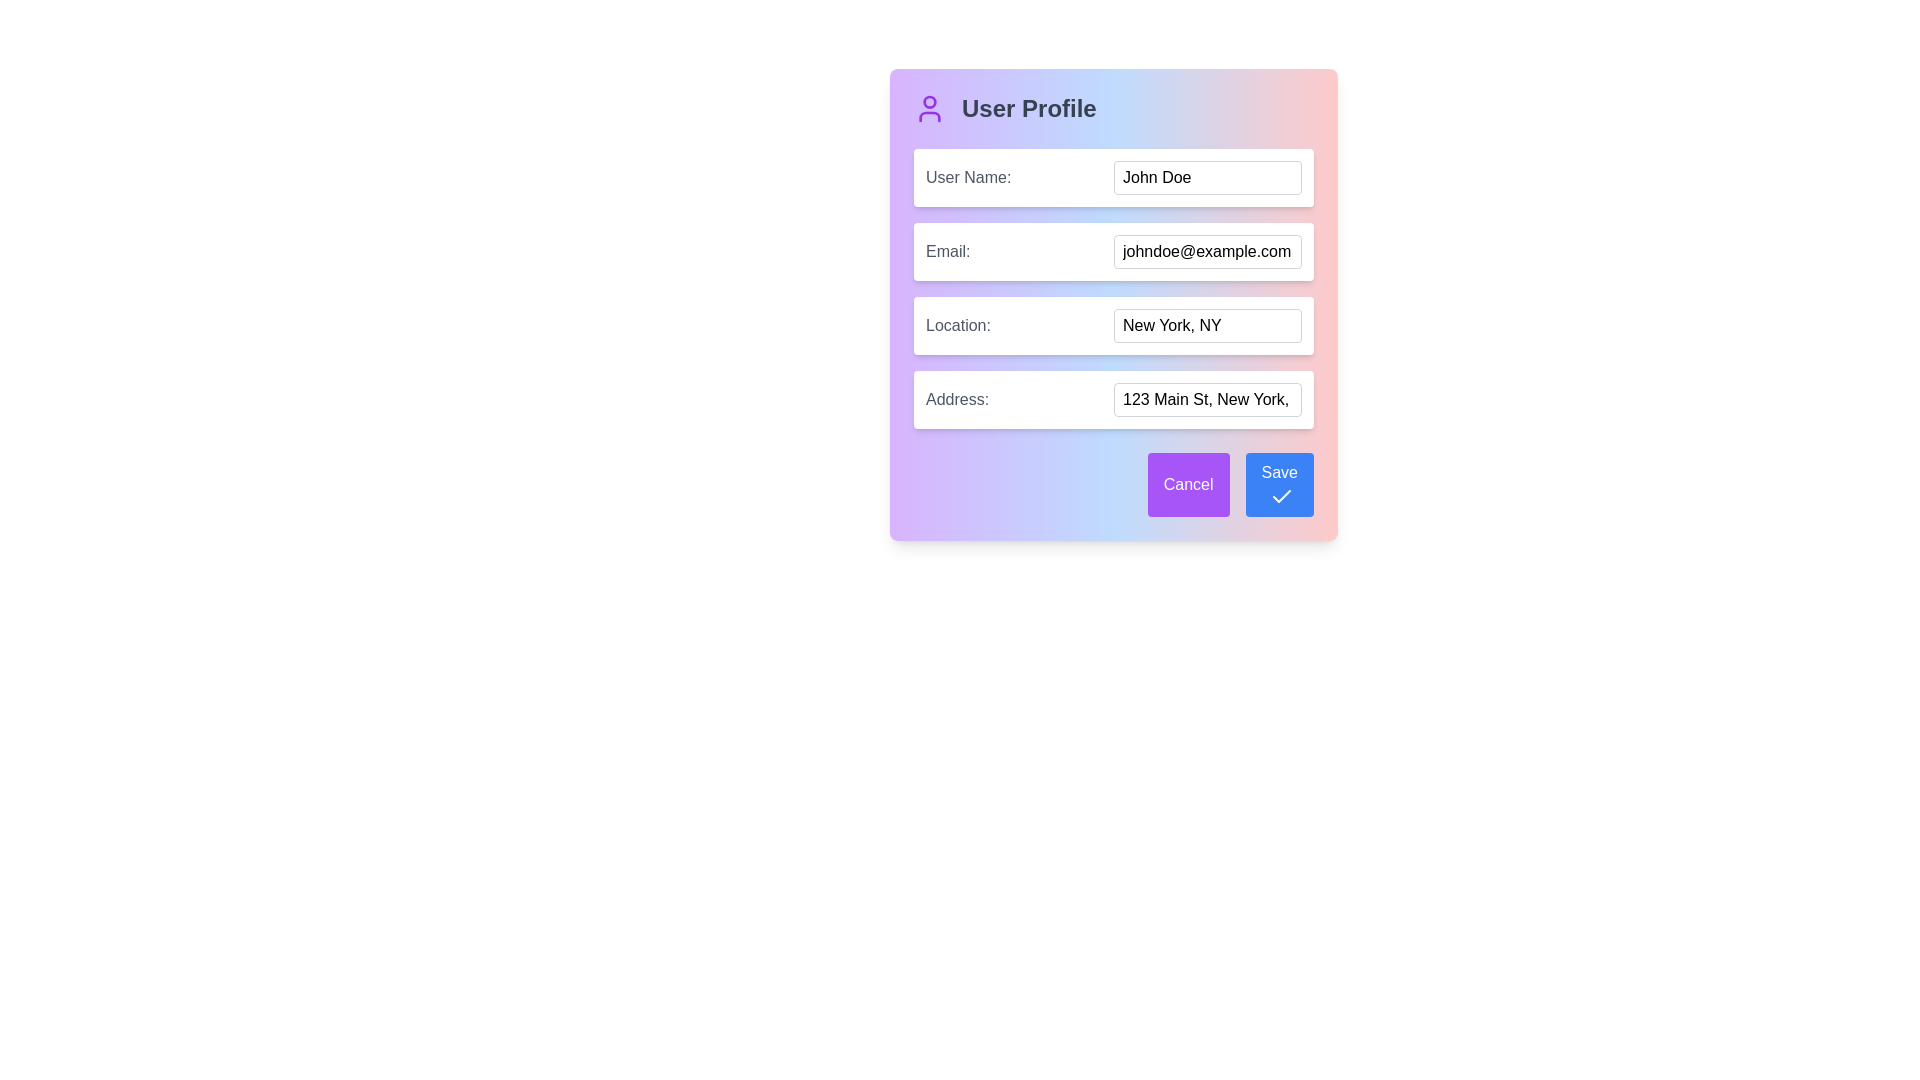  What do you see at coordinates (1029, 108) in the screenshot?
I see `the 'User Profile' text label, which is styled as a bold heading in gray, located at the upper-left corner of a modal interface` at bounding box center [1029, 108].